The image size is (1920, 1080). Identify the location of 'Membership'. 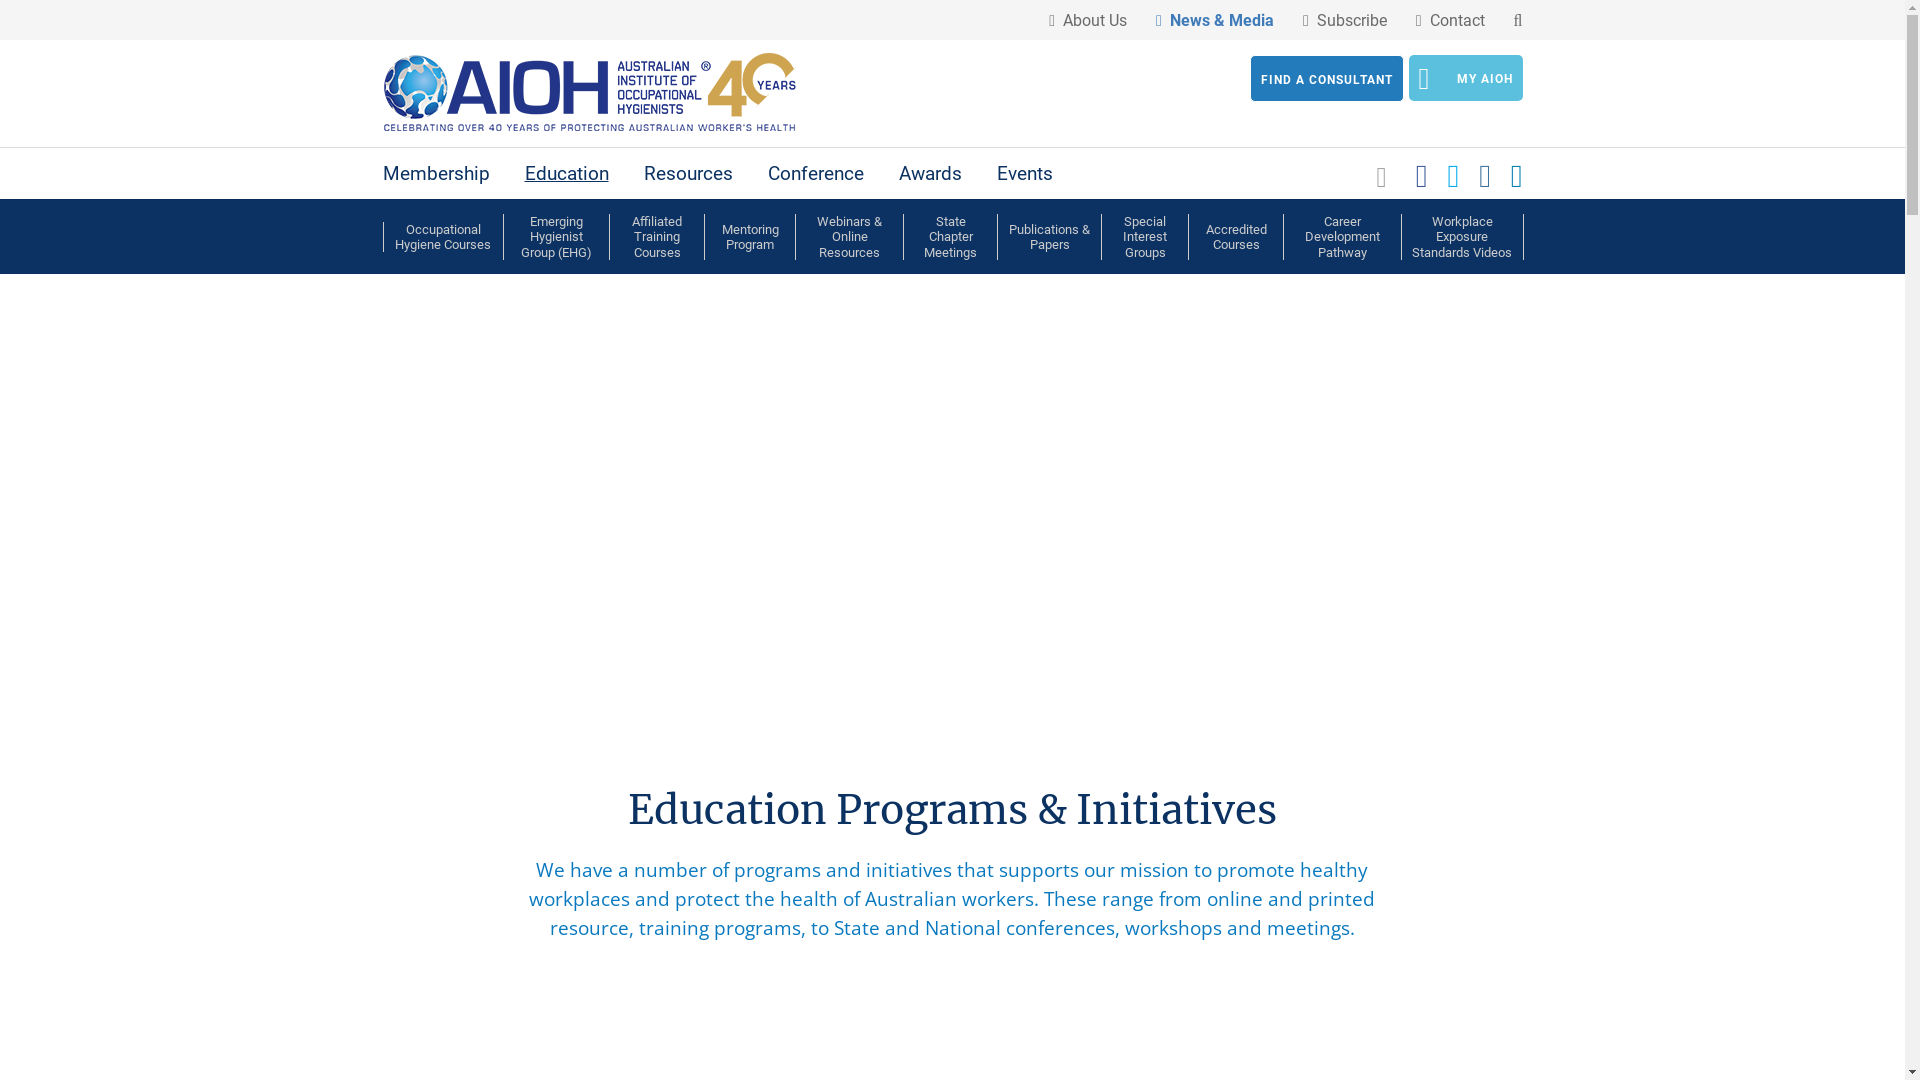
(434, 172).